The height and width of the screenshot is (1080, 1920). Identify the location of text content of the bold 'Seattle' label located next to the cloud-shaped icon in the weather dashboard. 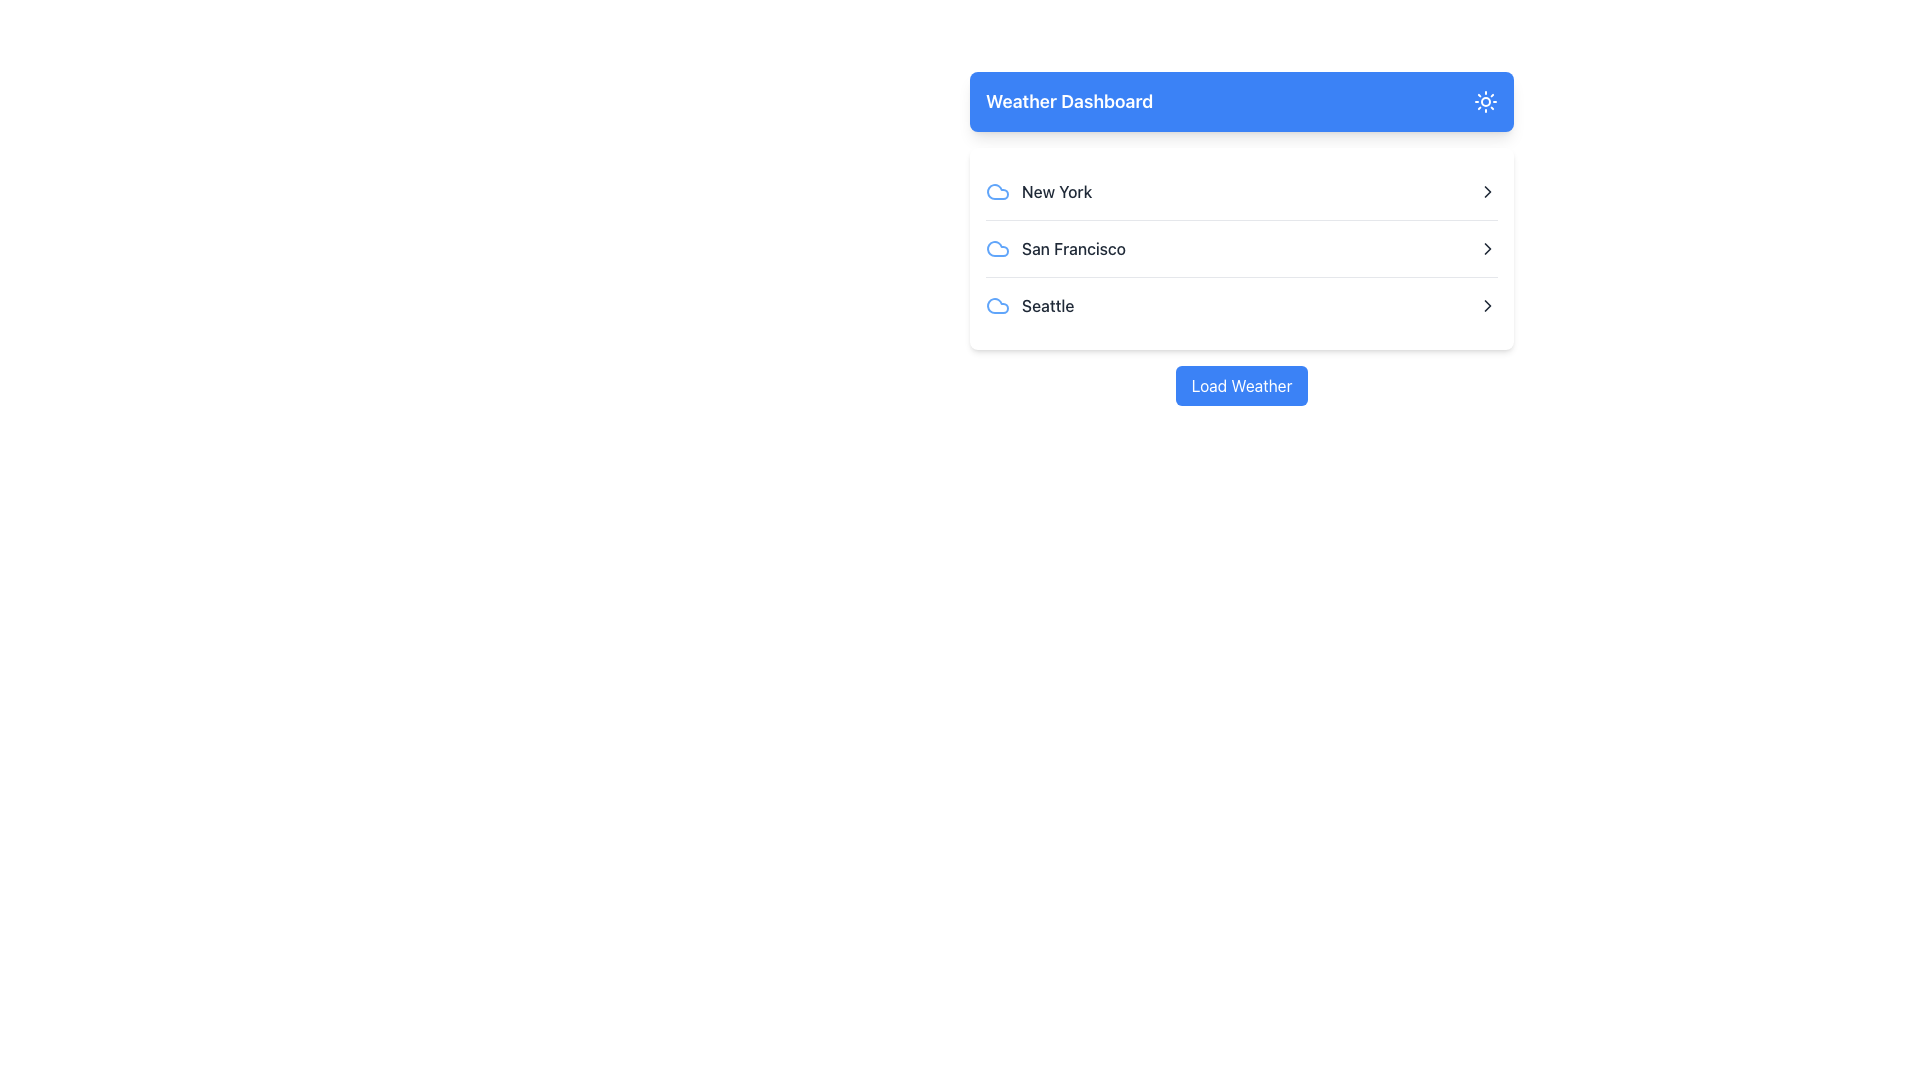
(1030, 305).